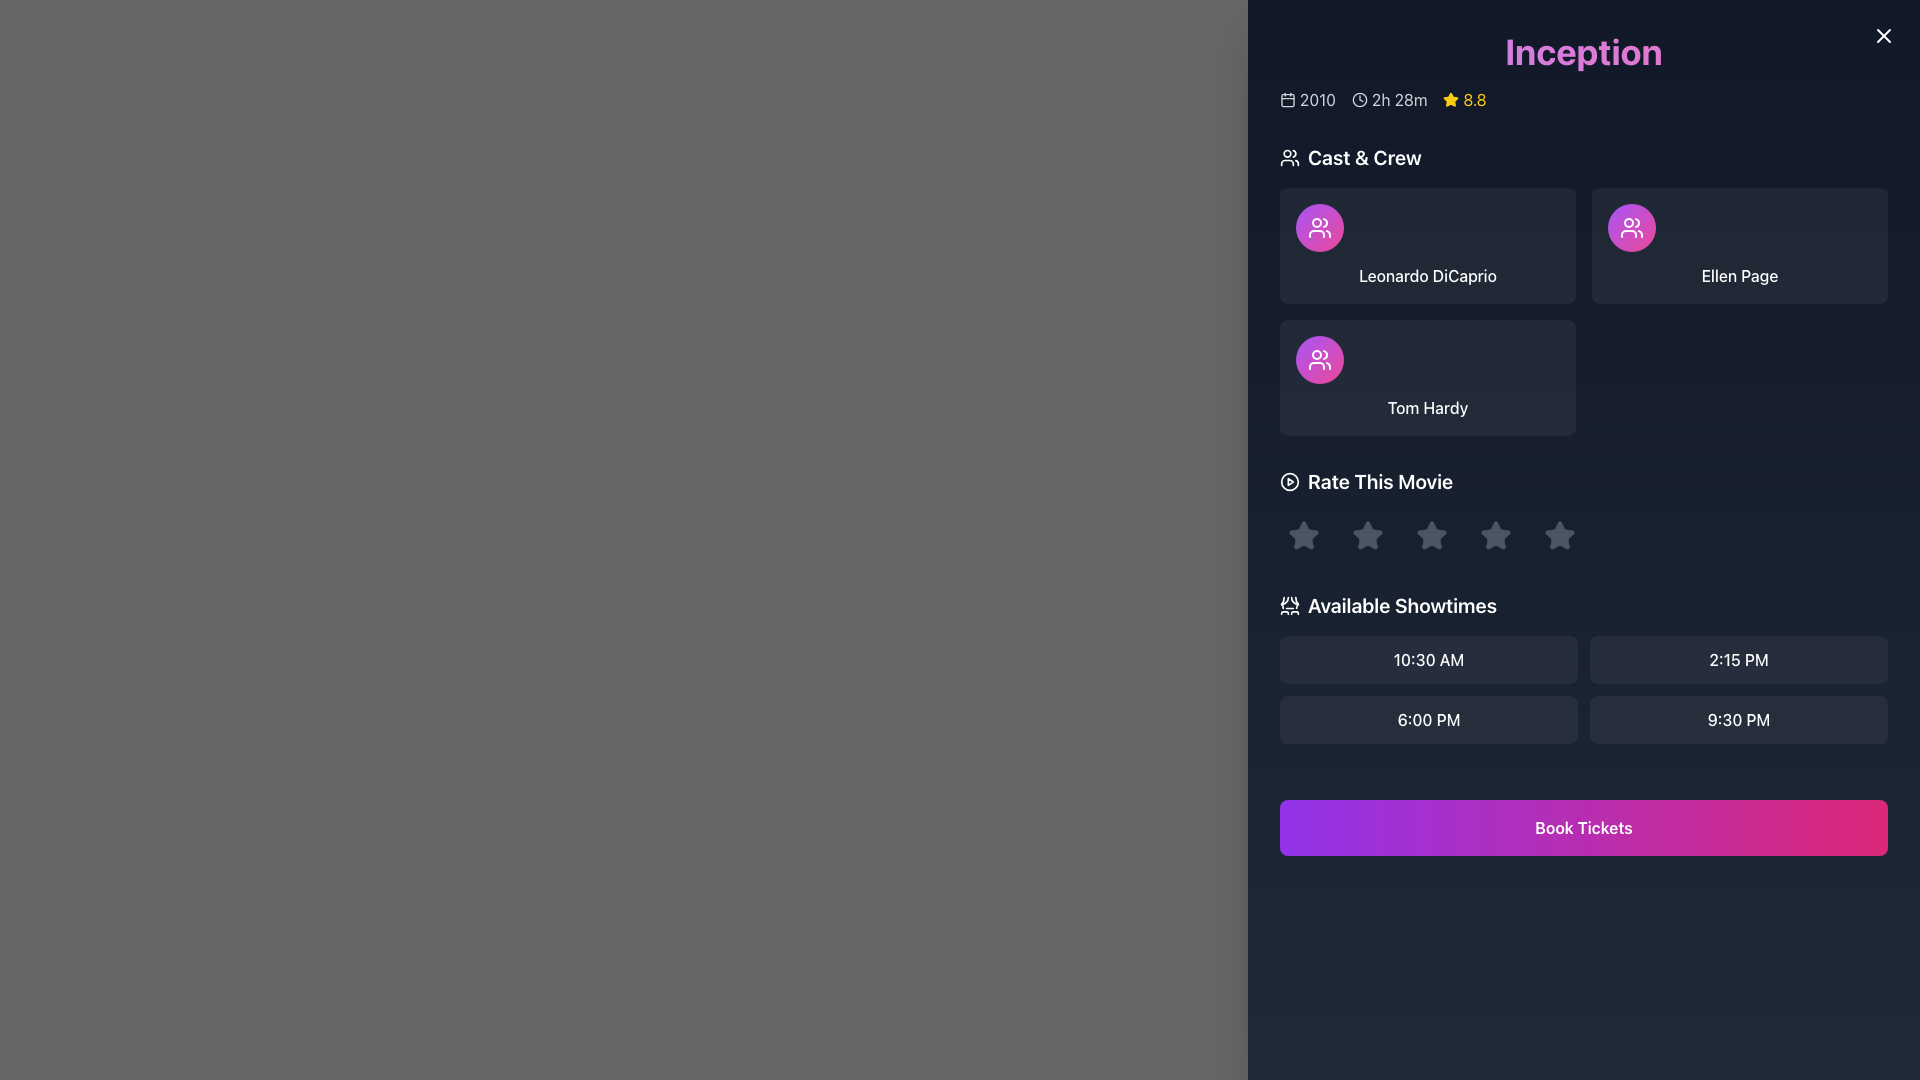  Describe the element at coordinates (1428, 659) in the screenshot. I see `the '10:30 AM' button` at that location.